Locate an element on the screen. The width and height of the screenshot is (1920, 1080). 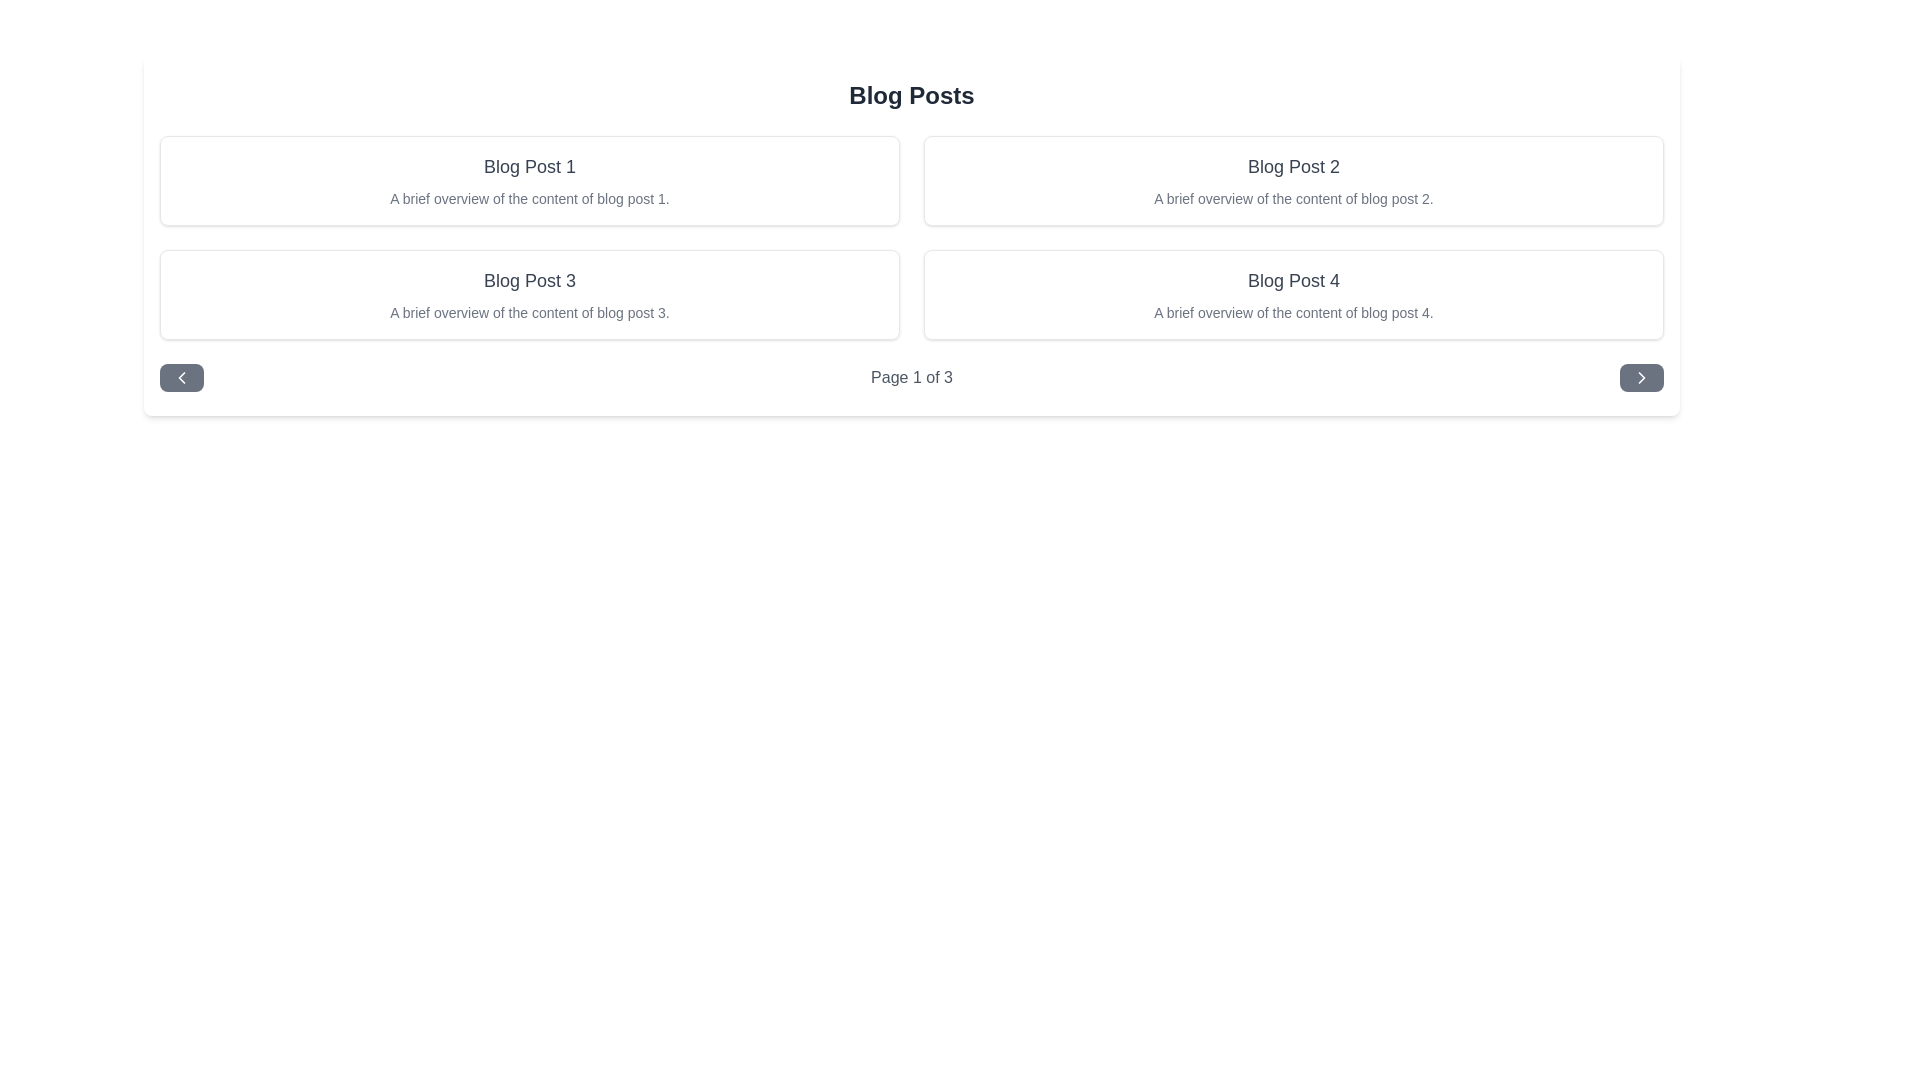
the rounded rectangular button with a grey background and a leftward-pointing chevron icon, located at the bottom left of the 'Page 1 of 3' navigation bar is located at coordinates (182, 378).